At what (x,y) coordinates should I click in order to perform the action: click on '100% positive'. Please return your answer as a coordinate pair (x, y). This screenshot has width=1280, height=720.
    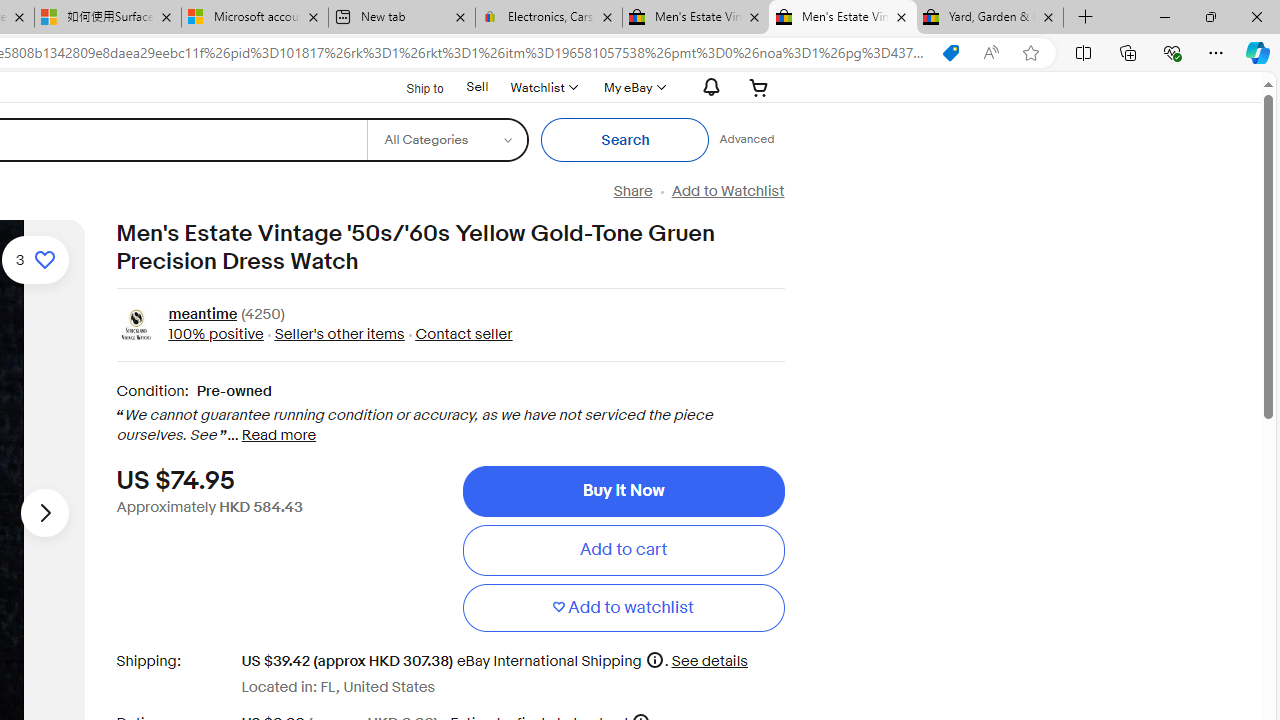
    Looking at the image, I should click on (215, 333).